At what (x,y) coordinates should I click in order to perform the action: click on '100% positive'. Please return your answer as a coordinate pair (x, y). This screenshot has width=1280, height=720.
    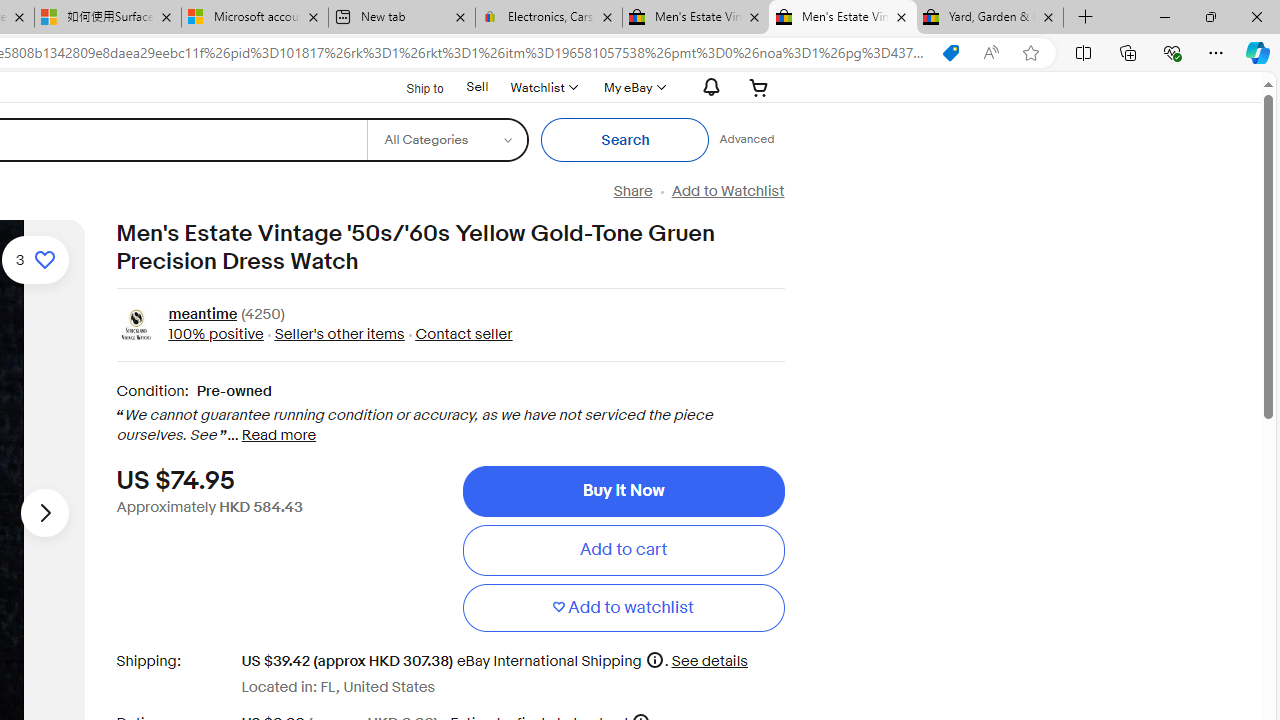
    Looking at the image, I should click on (215, 333).